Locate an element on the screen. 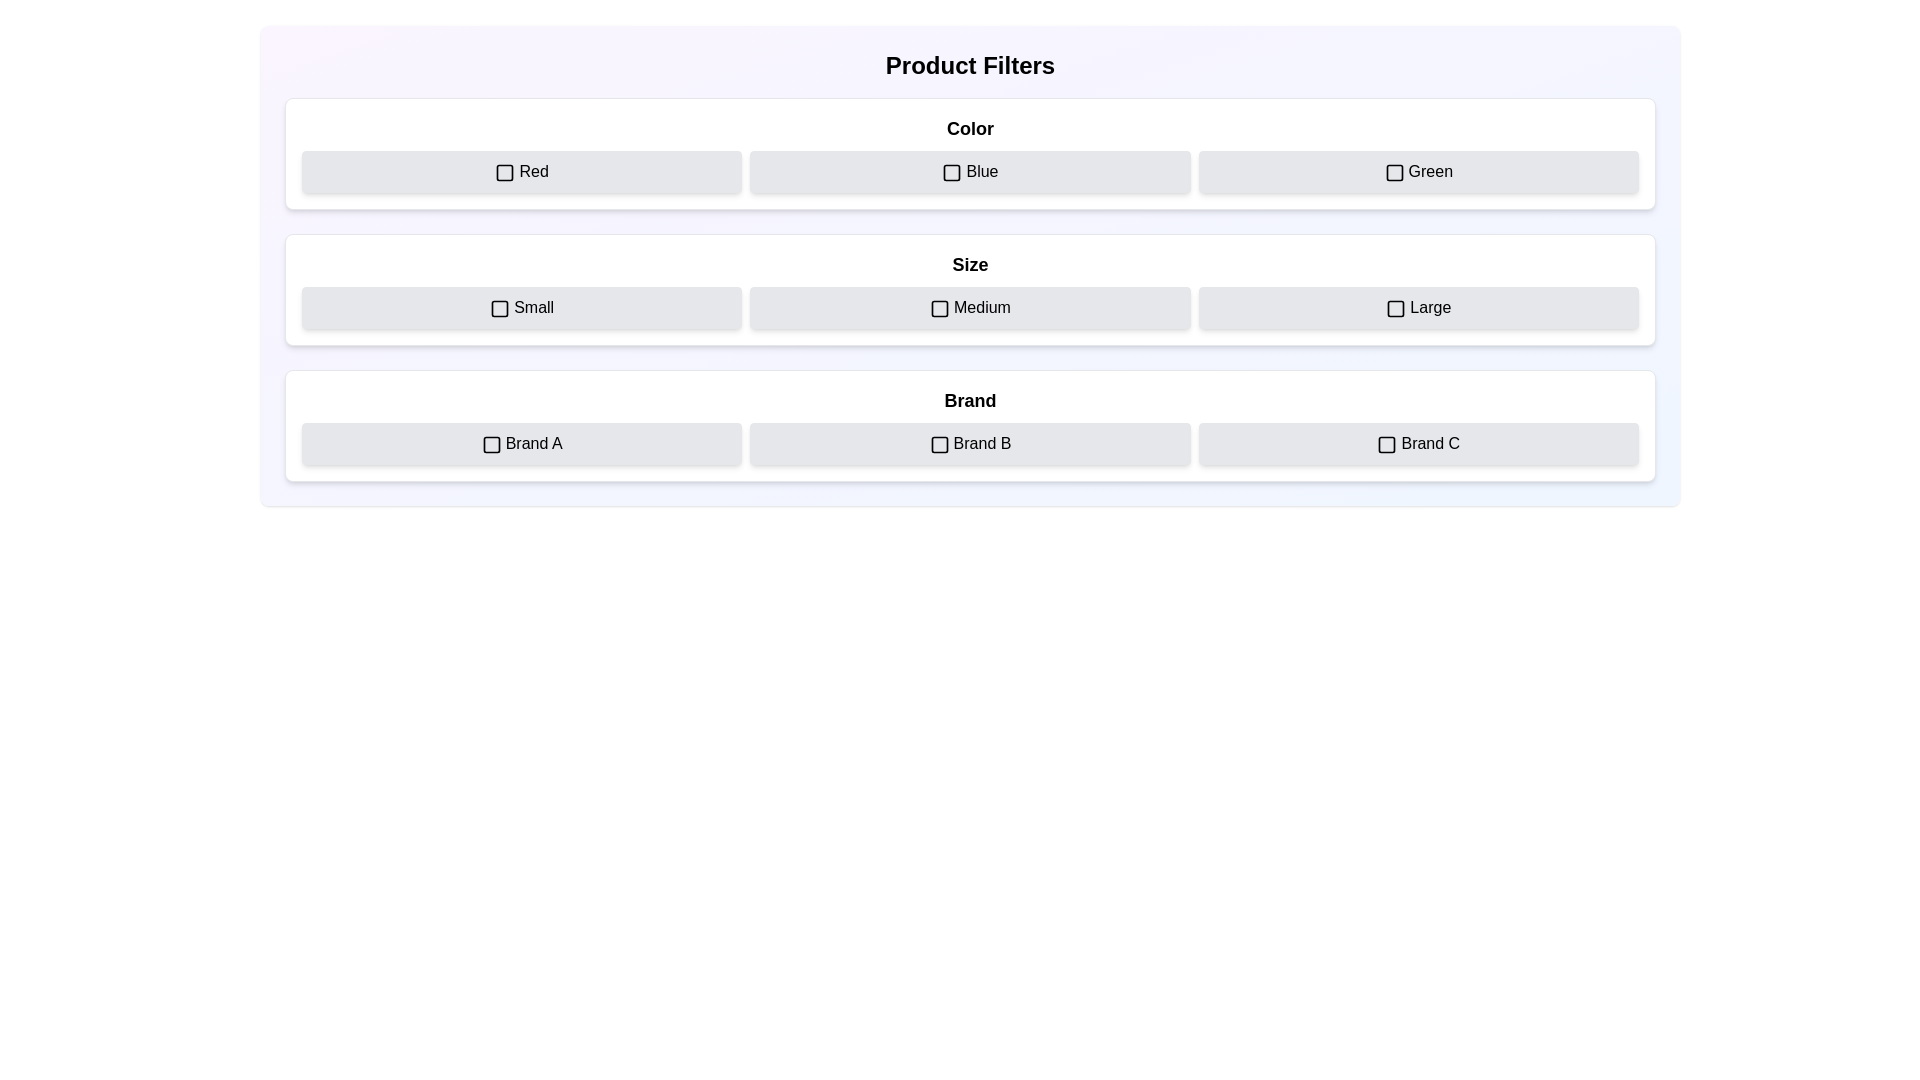 The height and width of the screenshot is (1080, 1920). the 'Medium' button with an embedded checkbox icon is located at coordinates (970, 308).